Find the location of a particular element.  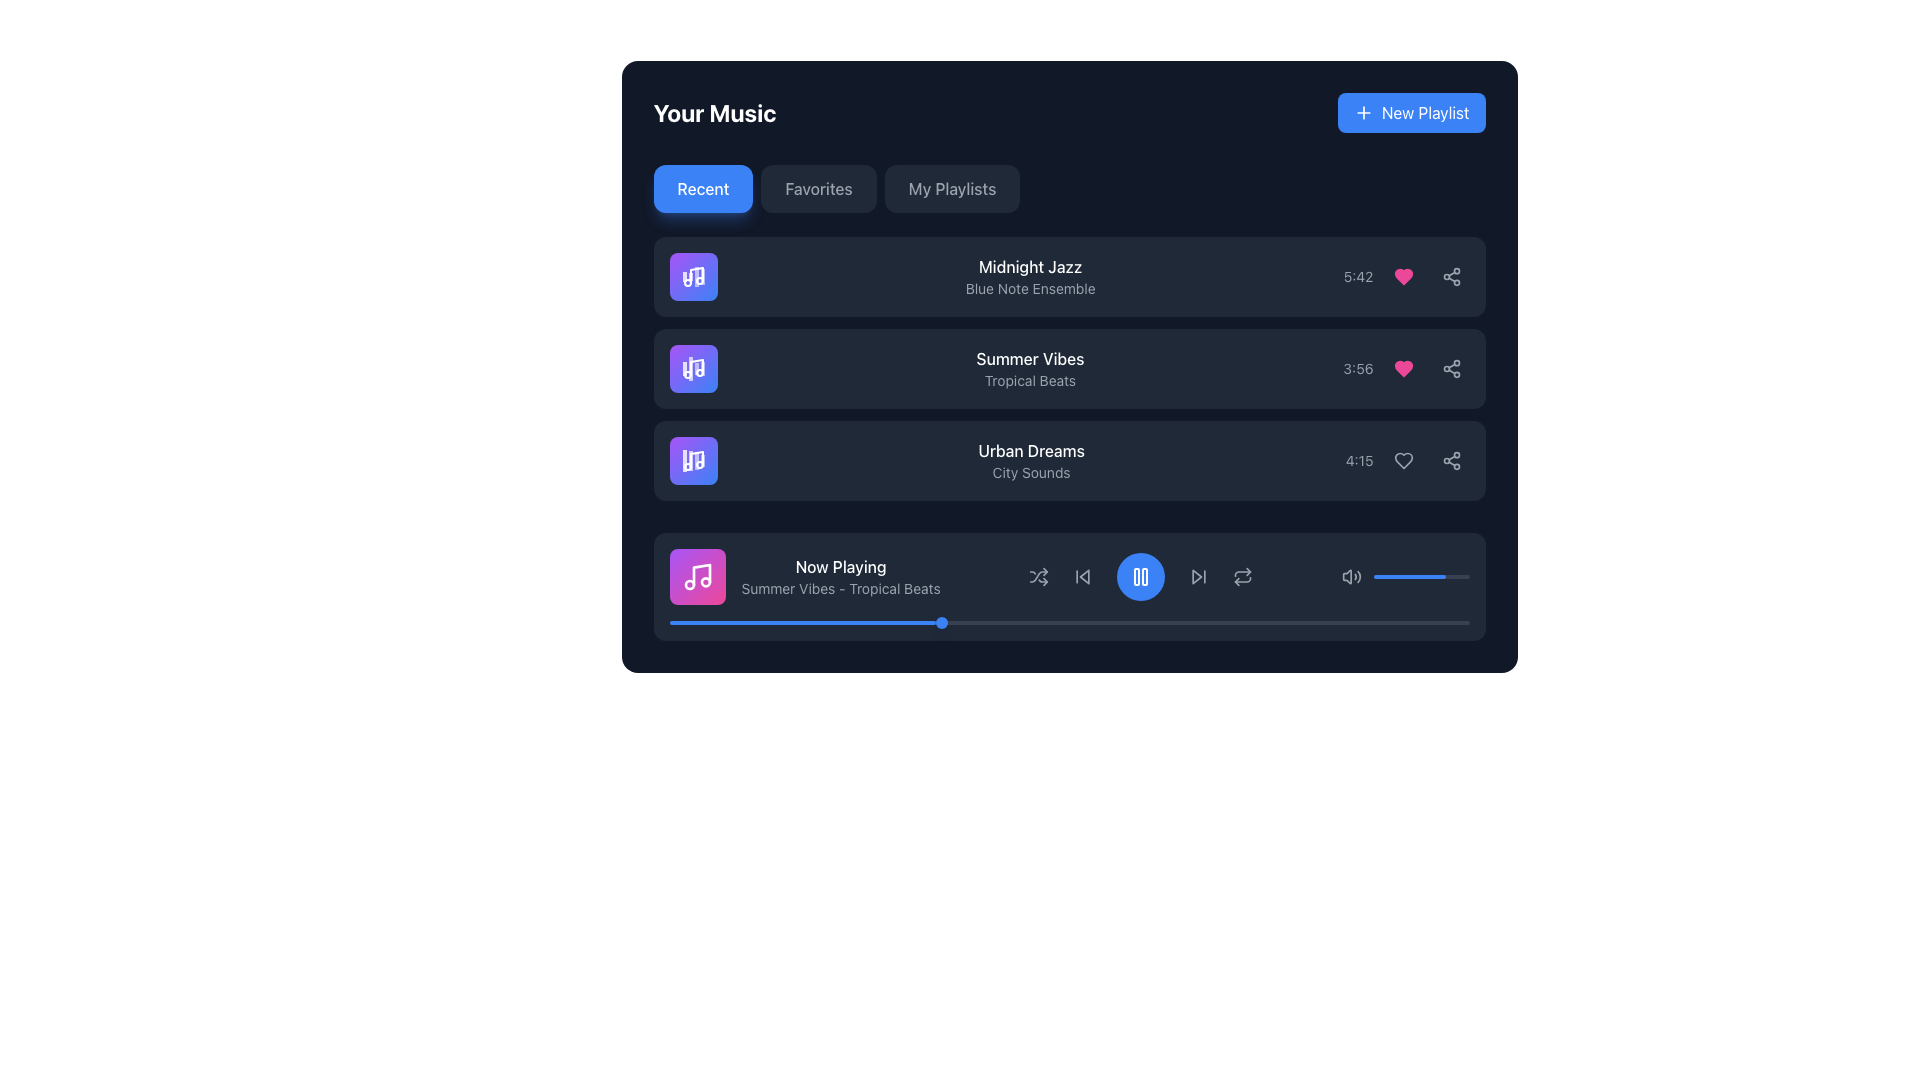

the pink heart-shaped icon button located in the first row of the playlist list is located at coordinates (1402, 277).